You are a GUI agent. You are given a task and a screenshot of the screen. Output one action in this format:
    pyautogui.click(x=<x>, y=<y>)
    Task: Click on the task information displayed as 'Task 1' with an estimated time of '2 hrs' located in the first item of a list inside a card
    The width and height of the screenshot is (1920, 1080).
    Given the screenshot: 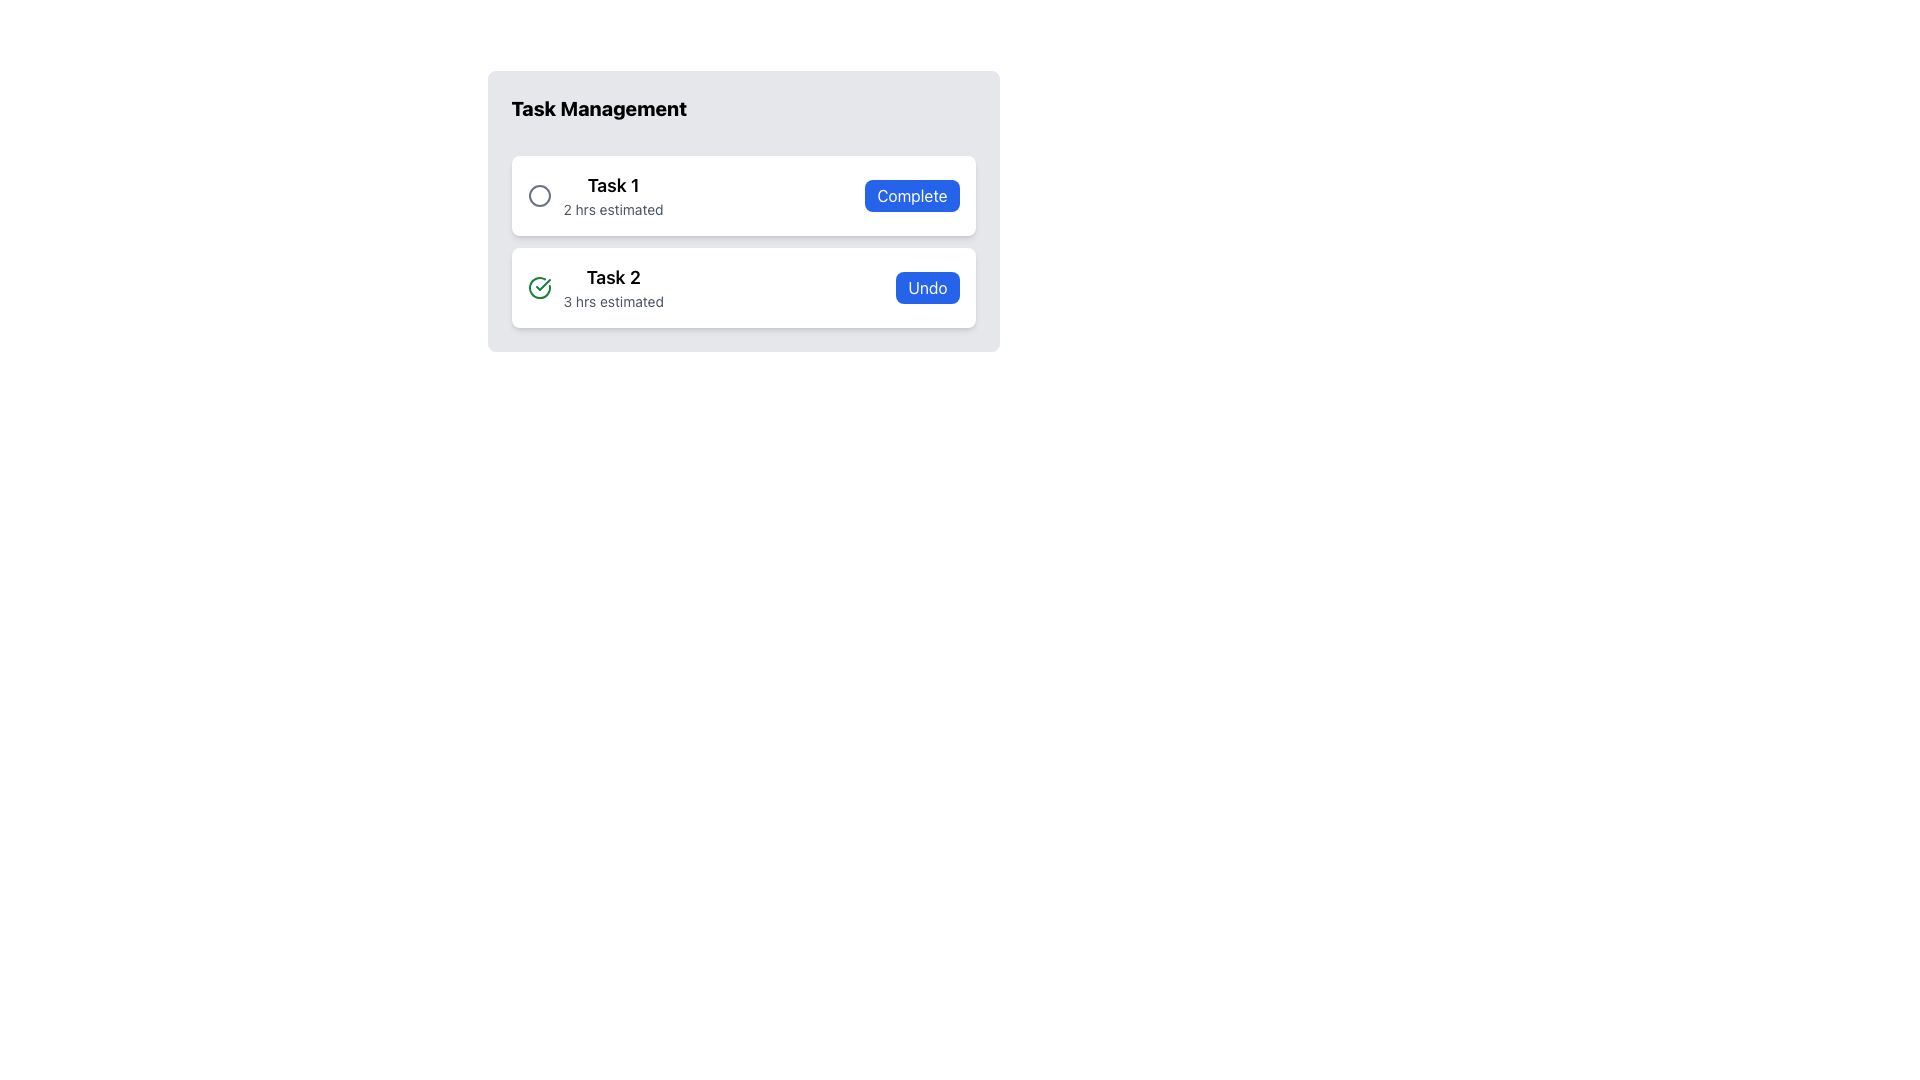 What is the action you would take?
    pyautogui.click(x=594, y=196)
    